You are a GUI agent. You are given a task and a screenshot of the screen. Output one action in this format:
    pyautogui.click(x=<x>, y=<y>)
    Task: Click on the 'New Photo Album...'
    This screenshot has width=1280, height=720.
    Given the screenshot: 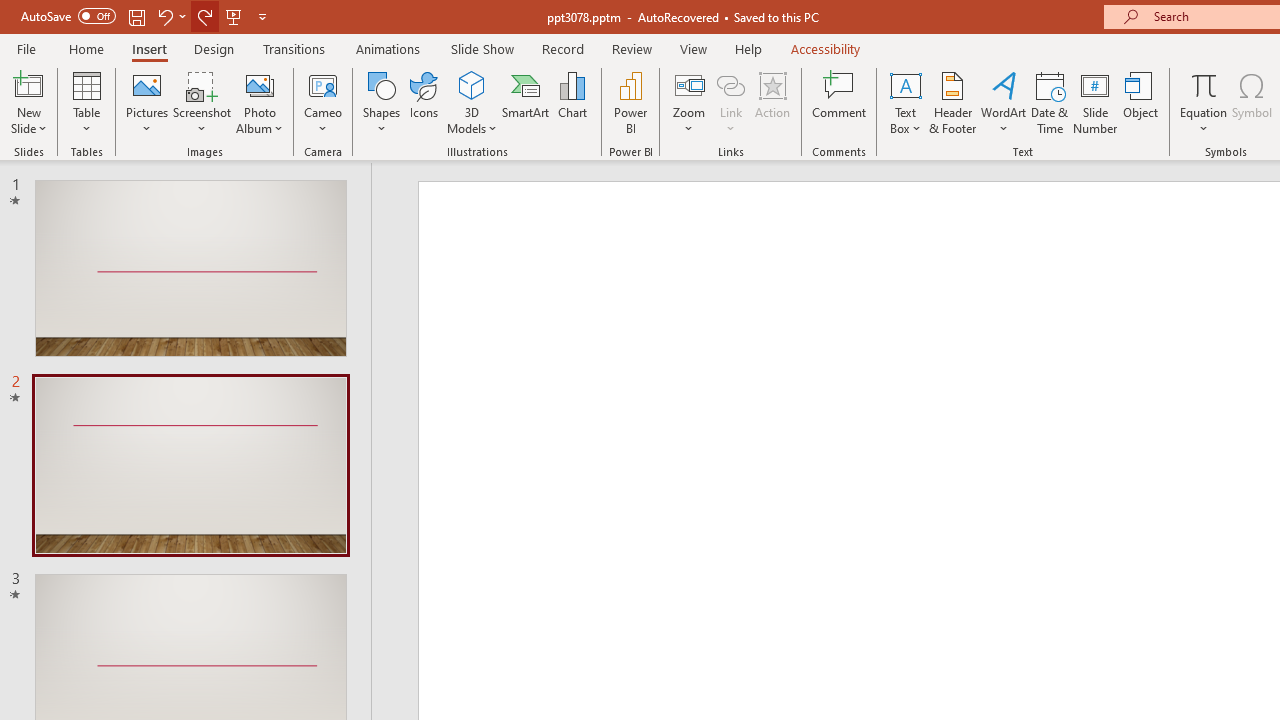 What is the action you would take?
    pyautogui.click(x=258, y=84)
    